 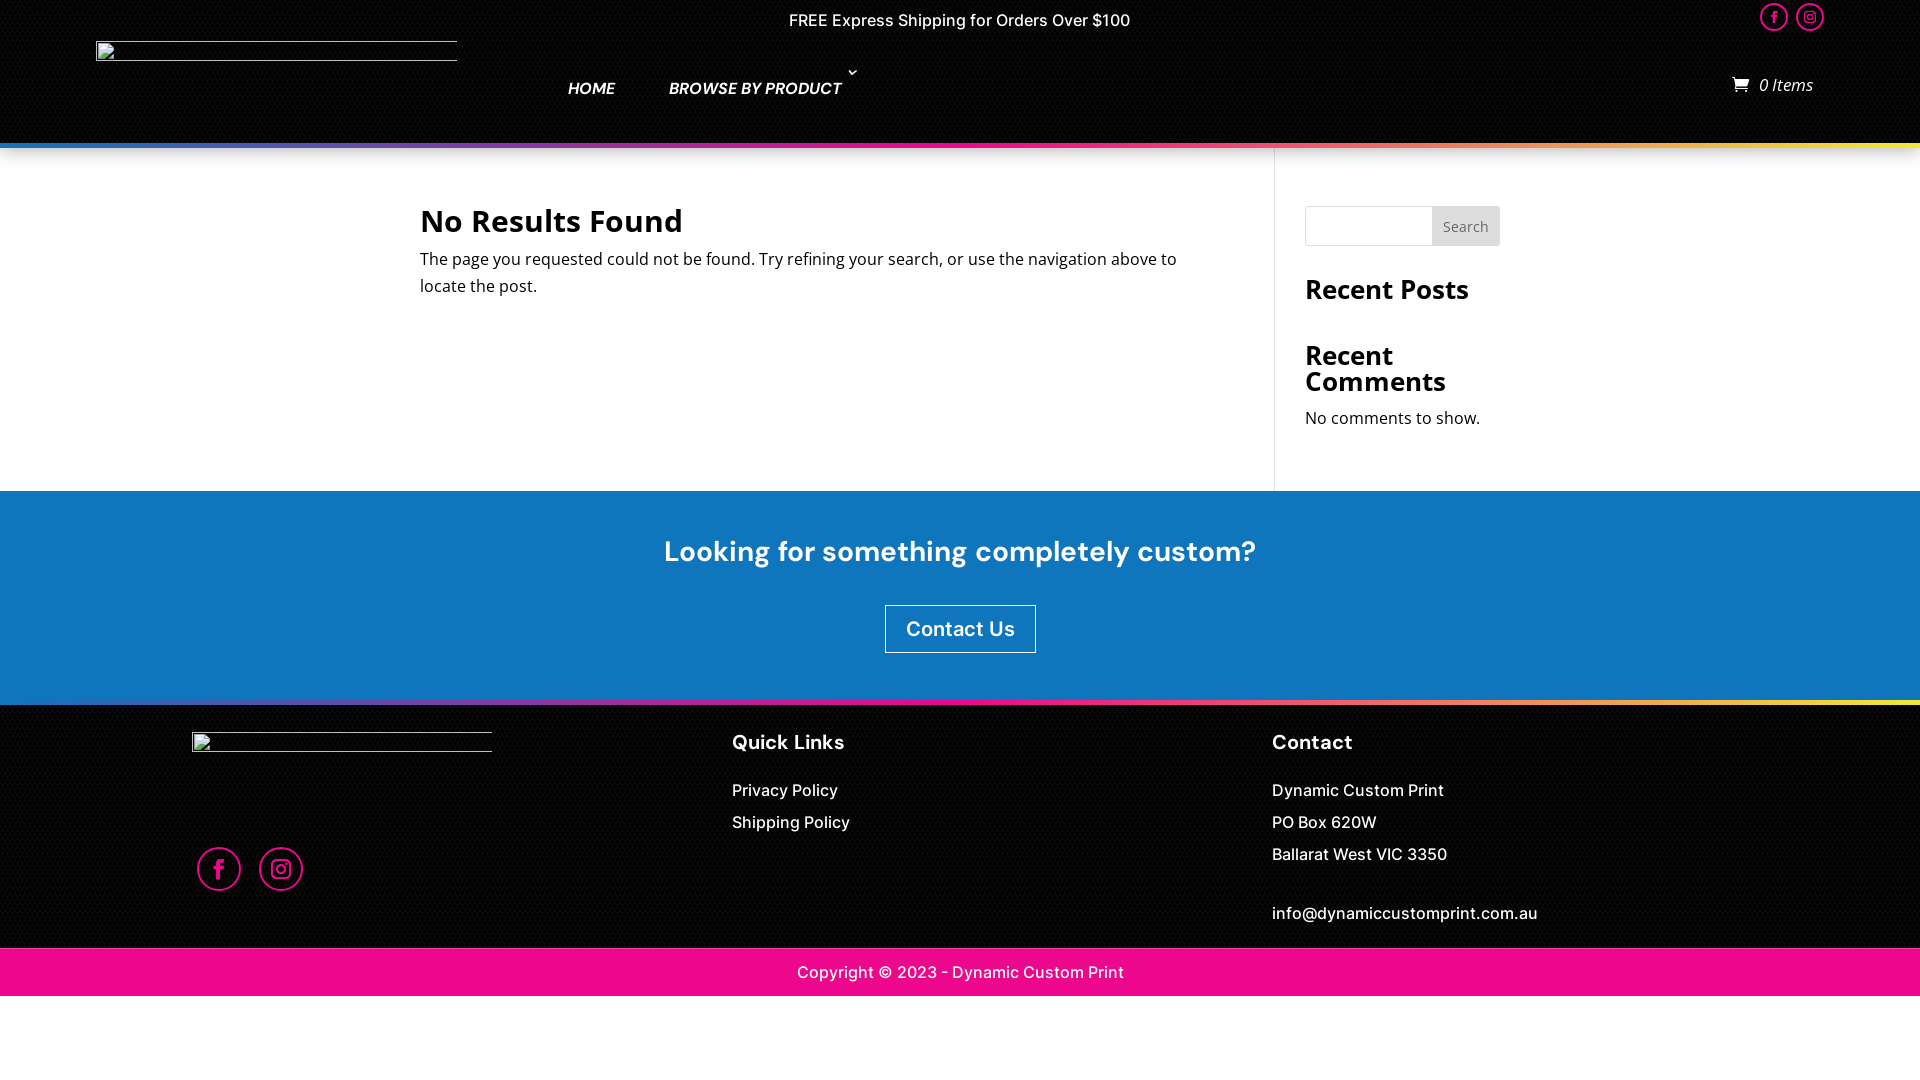 I want to click on 'Follow on Facebook', so click(x=1774, y=16).